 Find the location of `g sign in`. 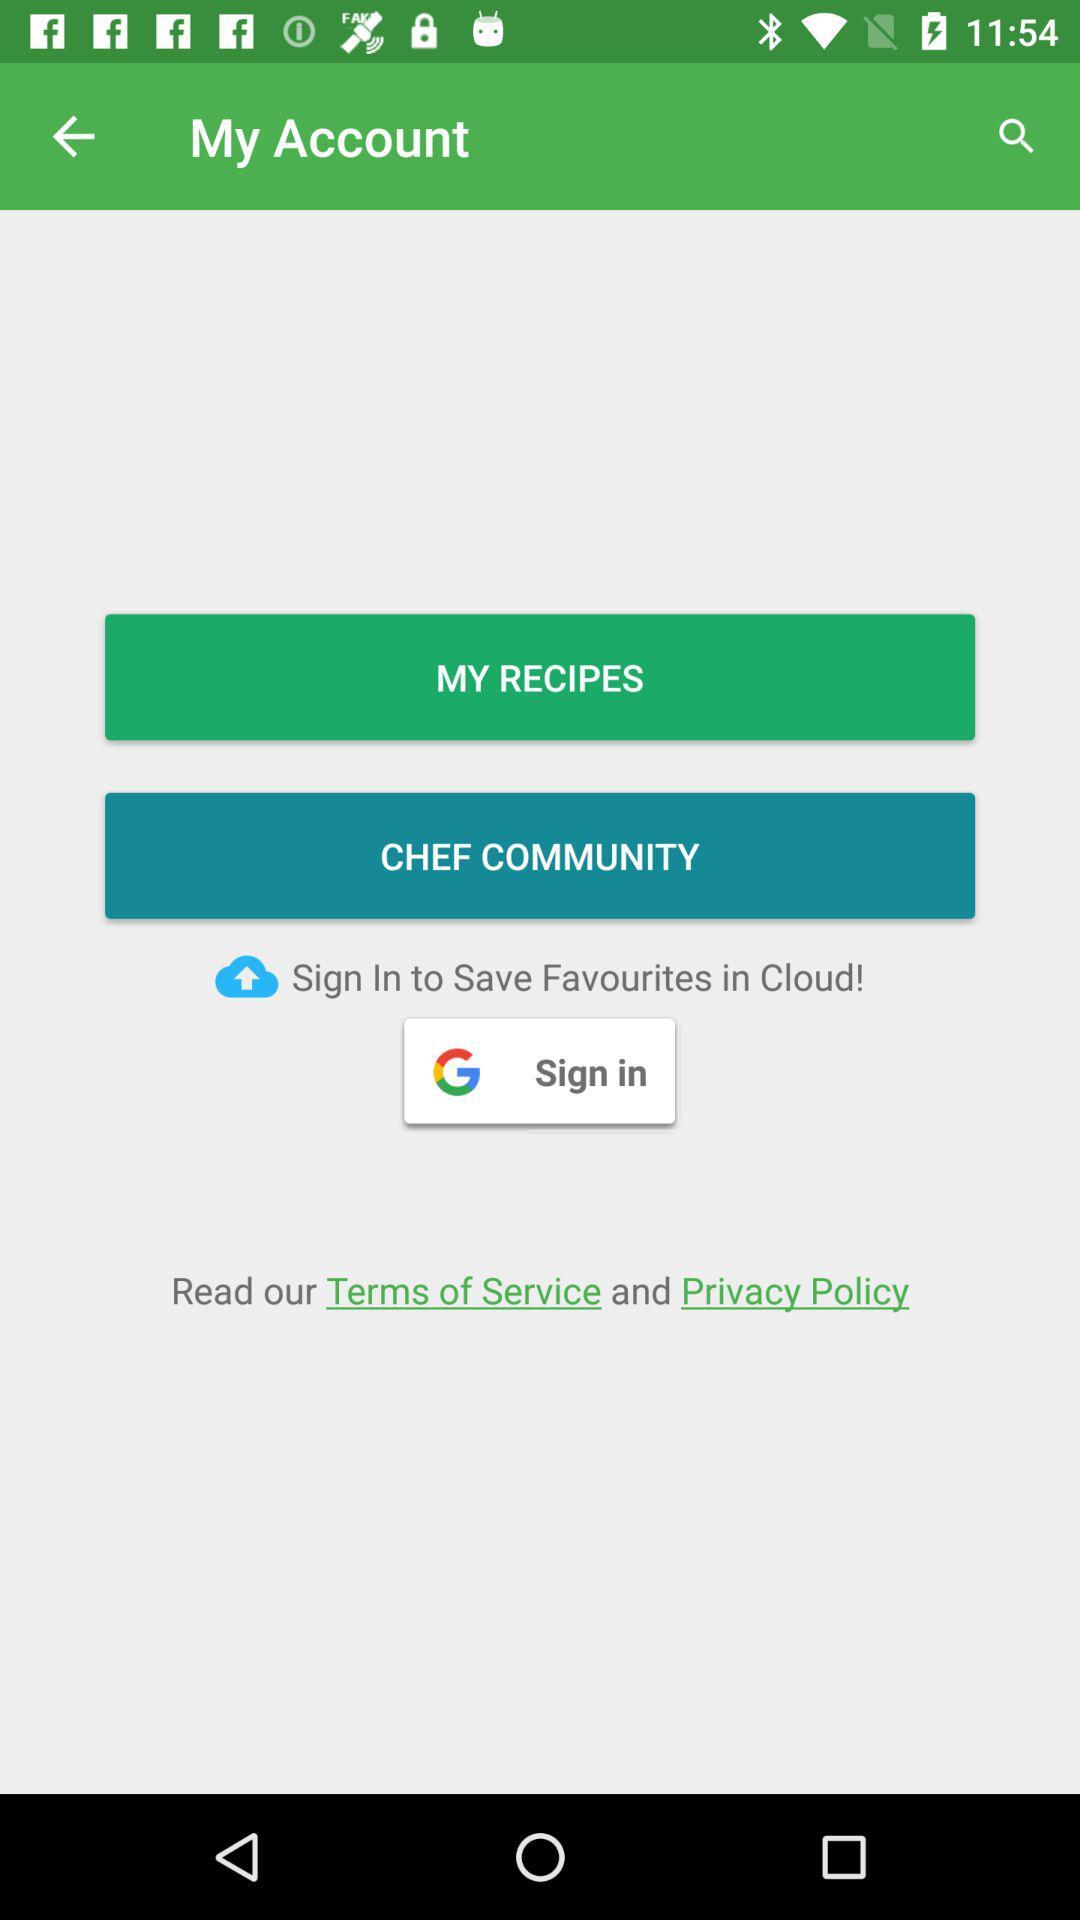

g sign in is located at coordinates (540, 1069).